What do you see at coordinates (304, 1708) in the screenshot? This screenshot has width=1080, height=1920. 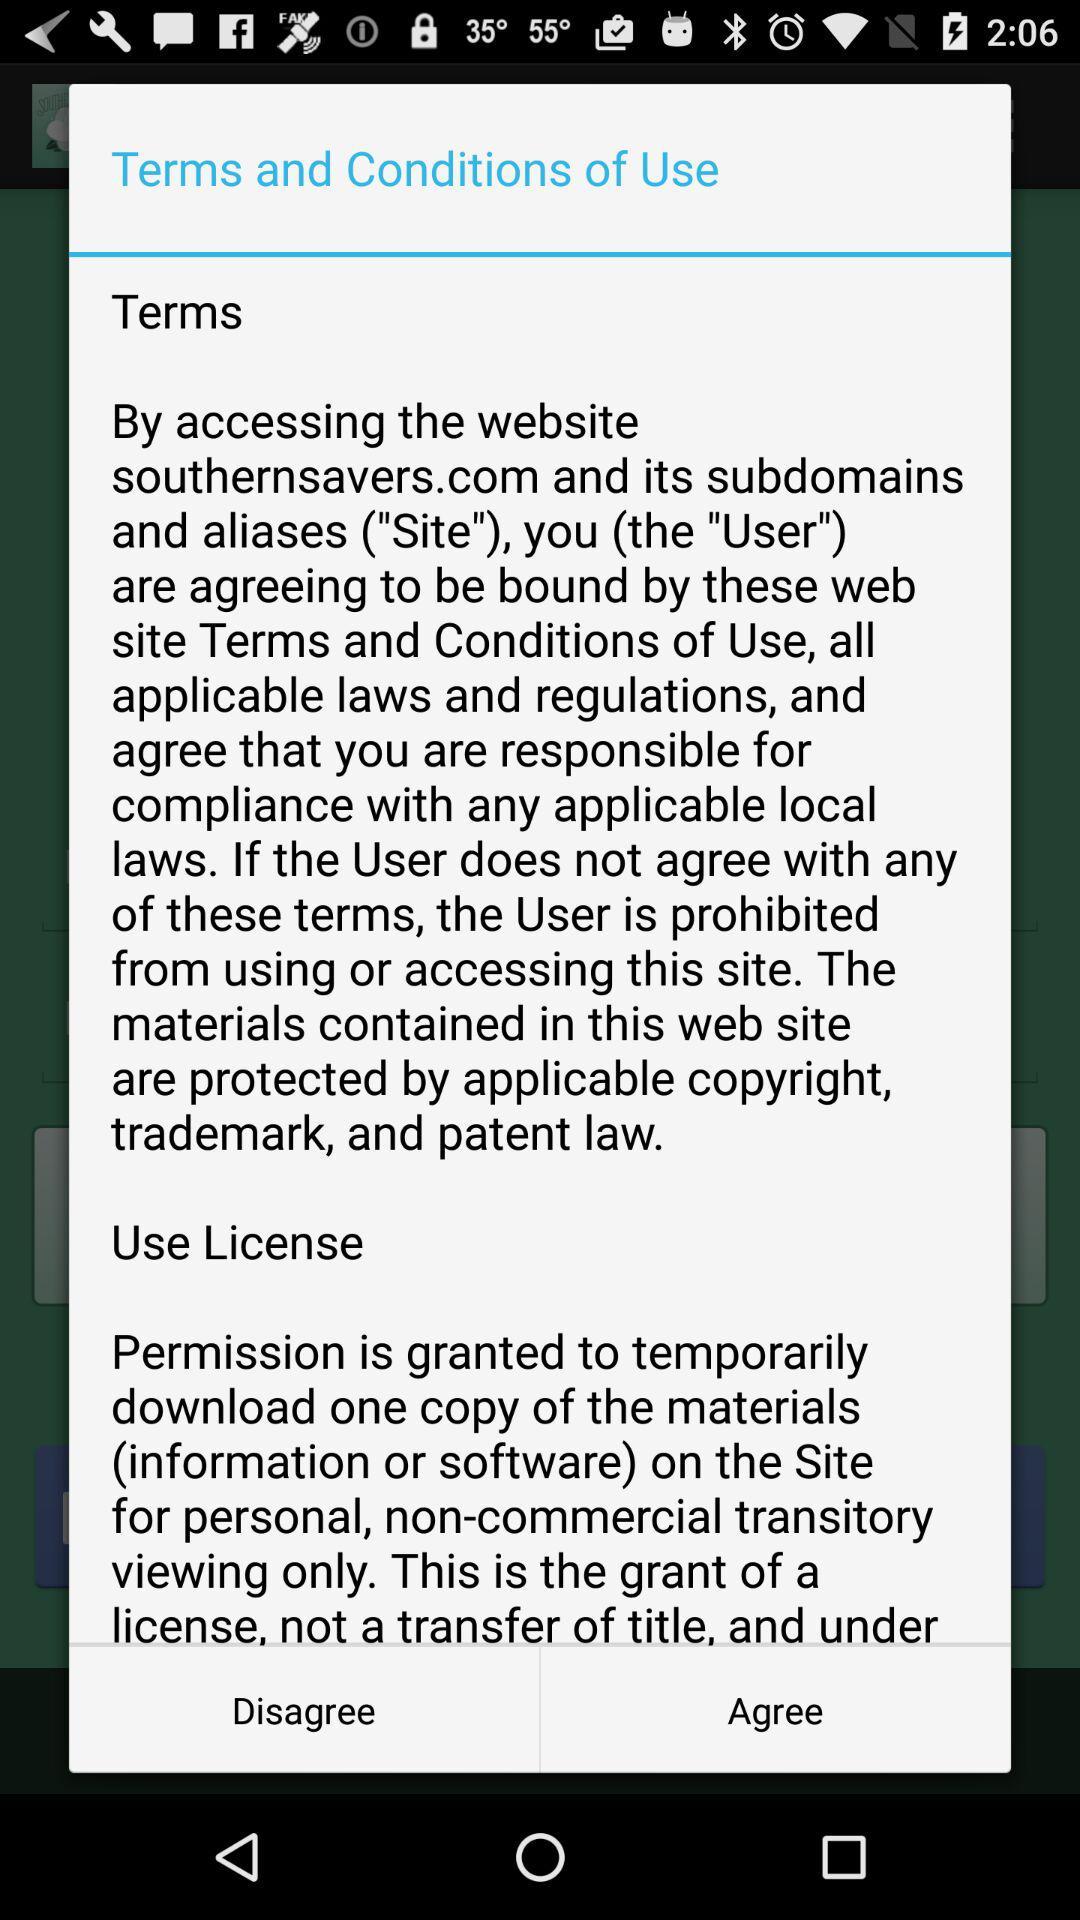 I see `the button at the bottom left corner` at bounding box center [304, 1708].